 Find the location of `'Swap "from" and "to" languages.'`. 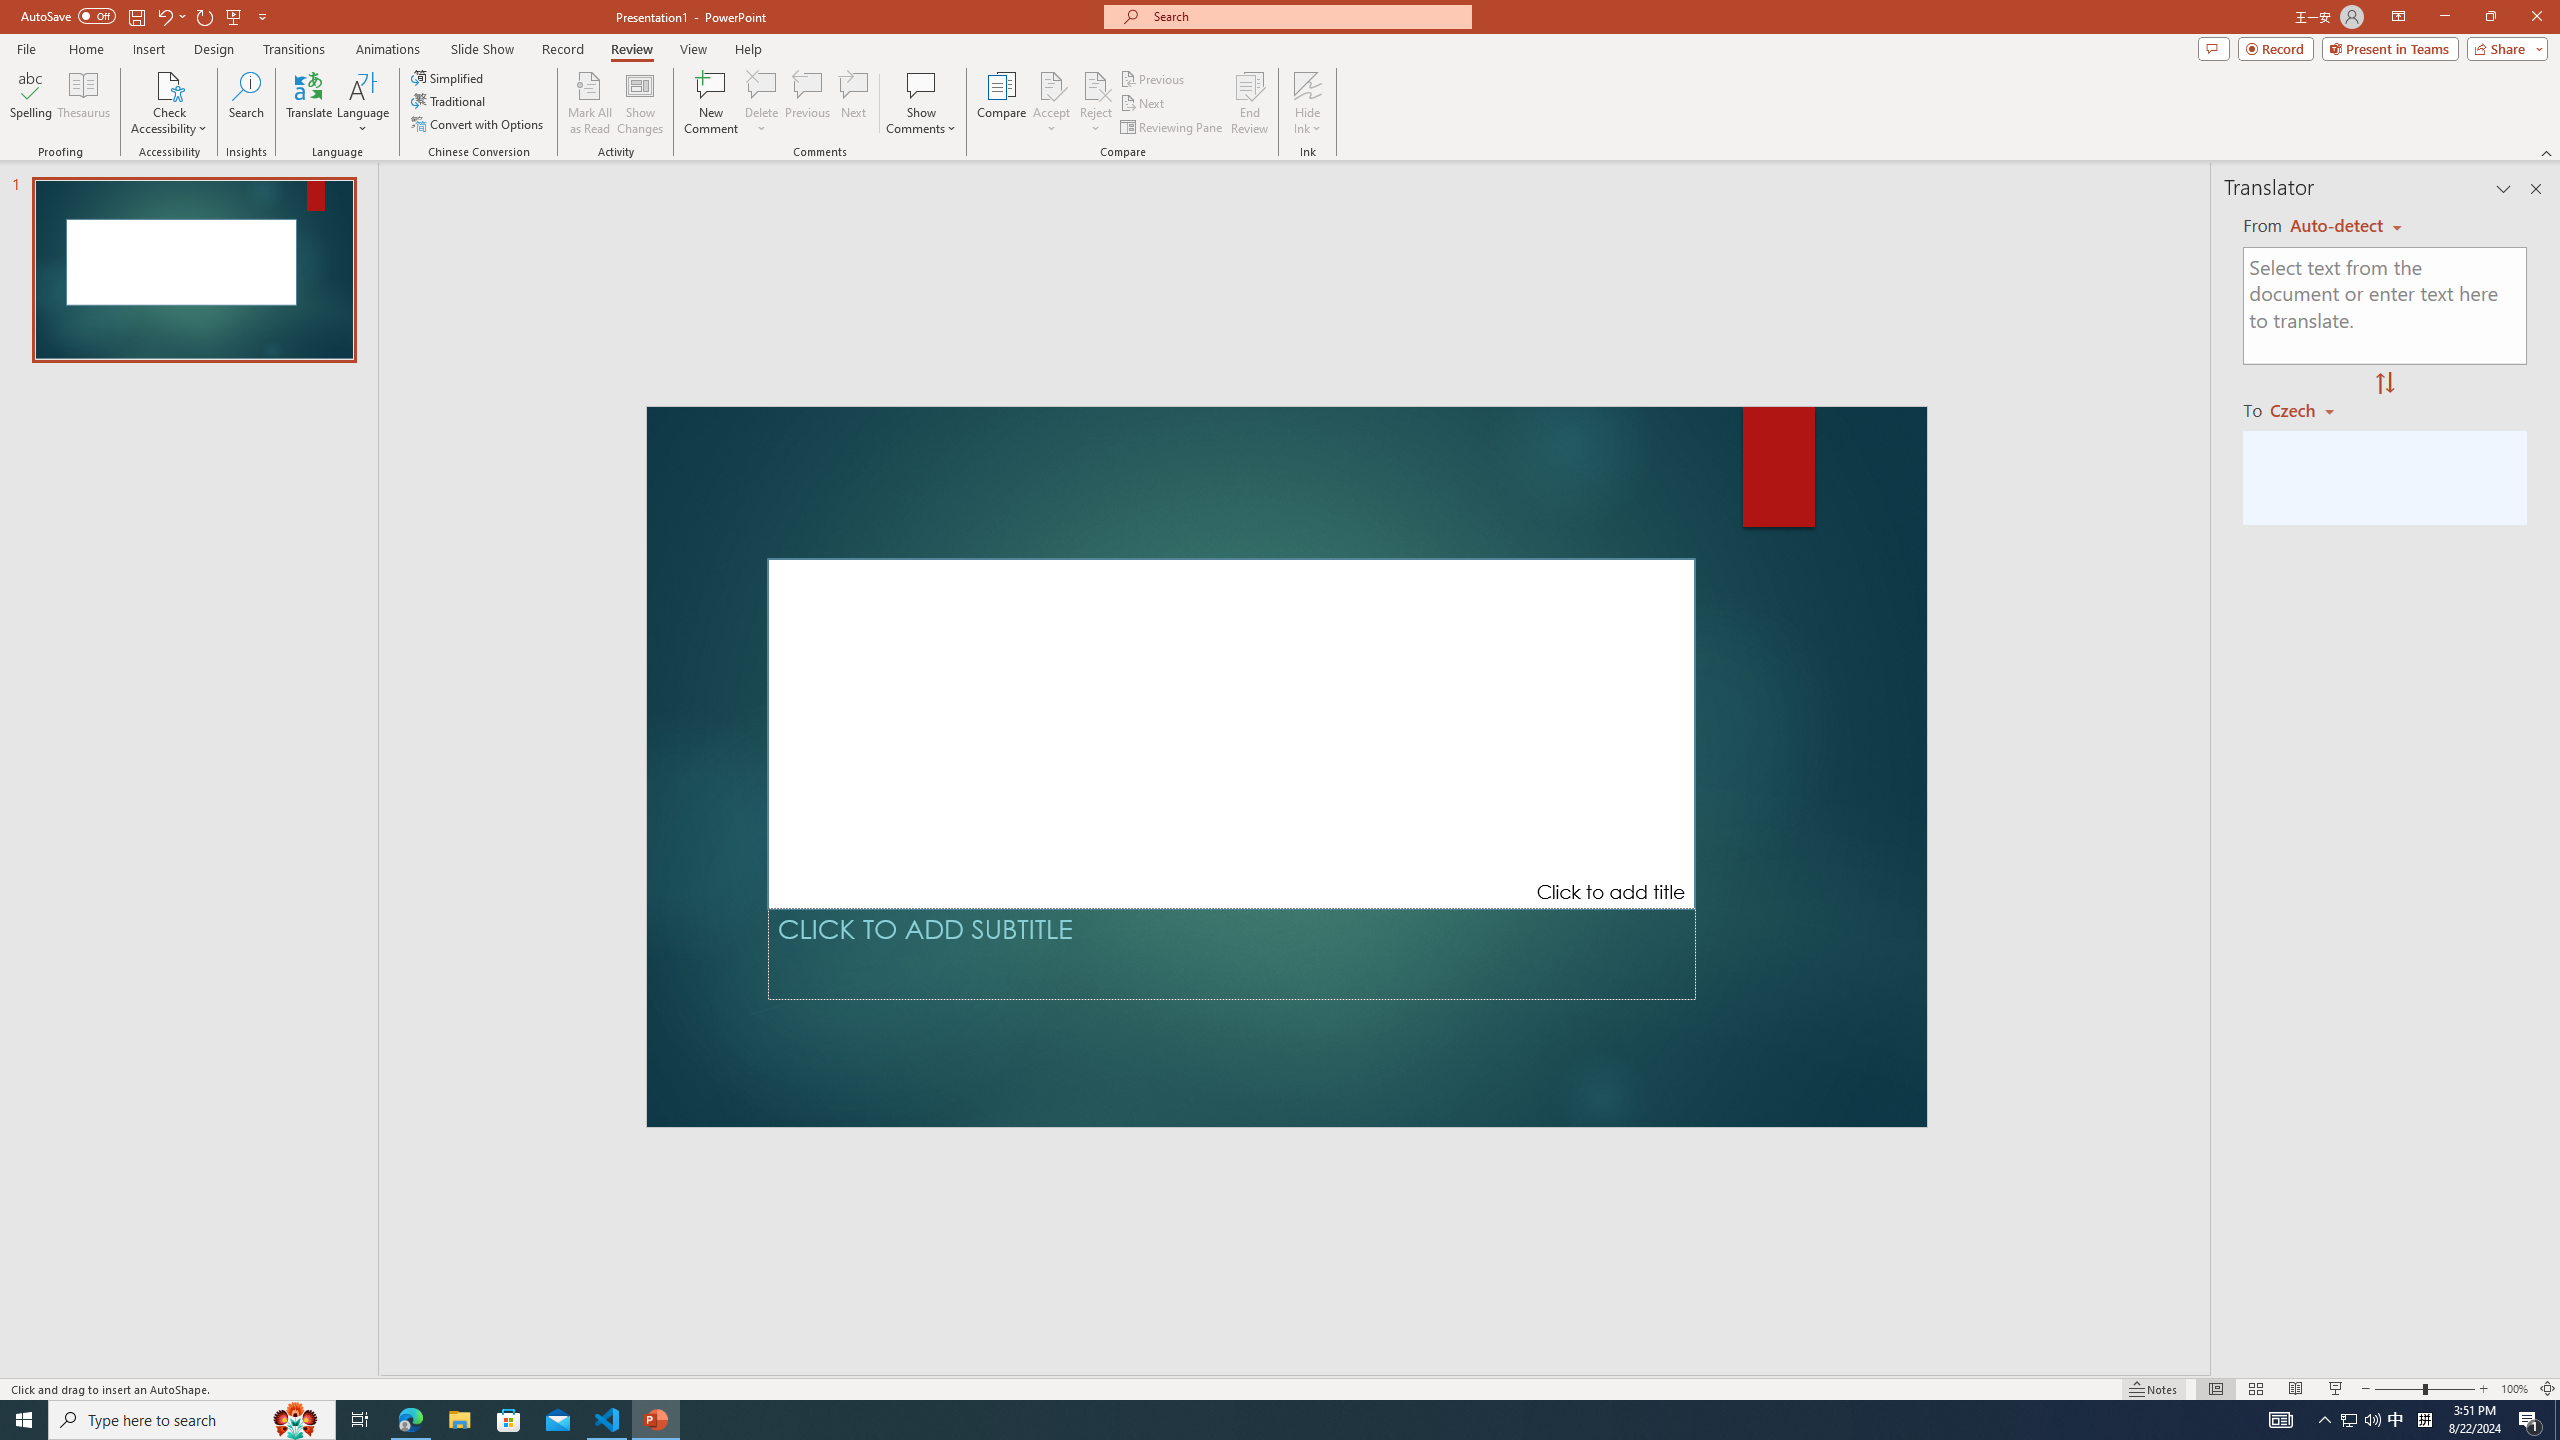

'Swap "from" and "to" languages.' is located at coordinates (2384, 383).